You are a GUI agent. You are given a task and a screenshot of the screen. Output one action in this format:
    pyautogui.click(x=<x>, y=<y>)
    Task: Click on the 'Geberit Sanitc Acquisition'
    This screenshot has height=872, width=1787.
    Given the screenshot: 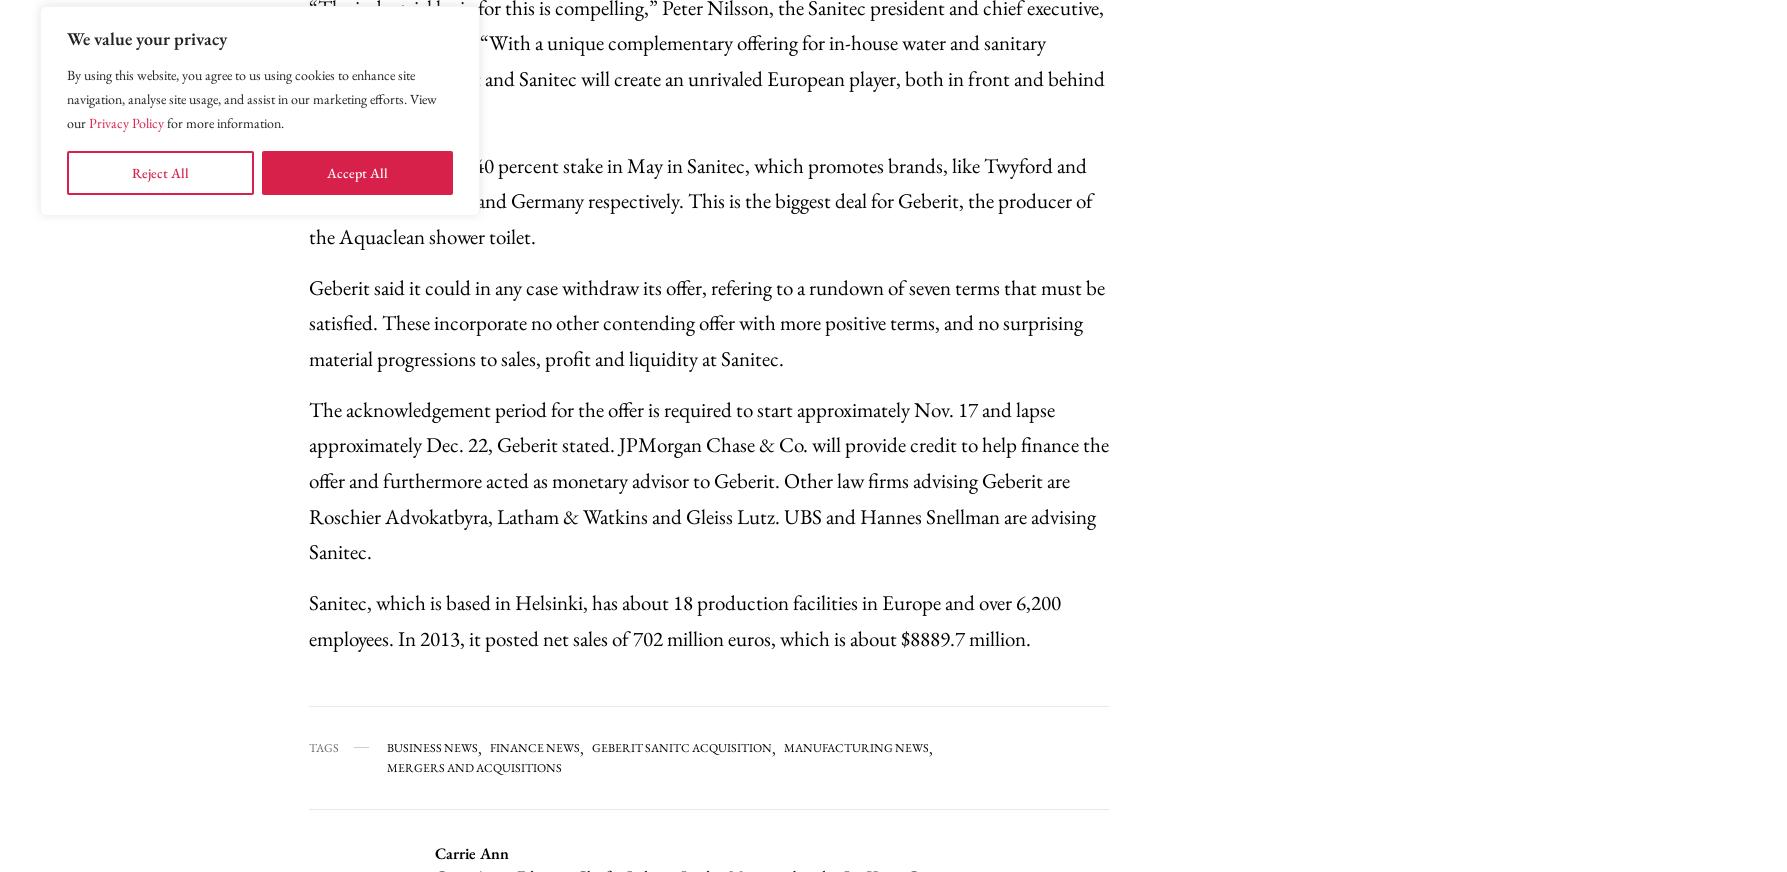 What is the action you would take?
    pyautogui.click(x=589, y=747)
    